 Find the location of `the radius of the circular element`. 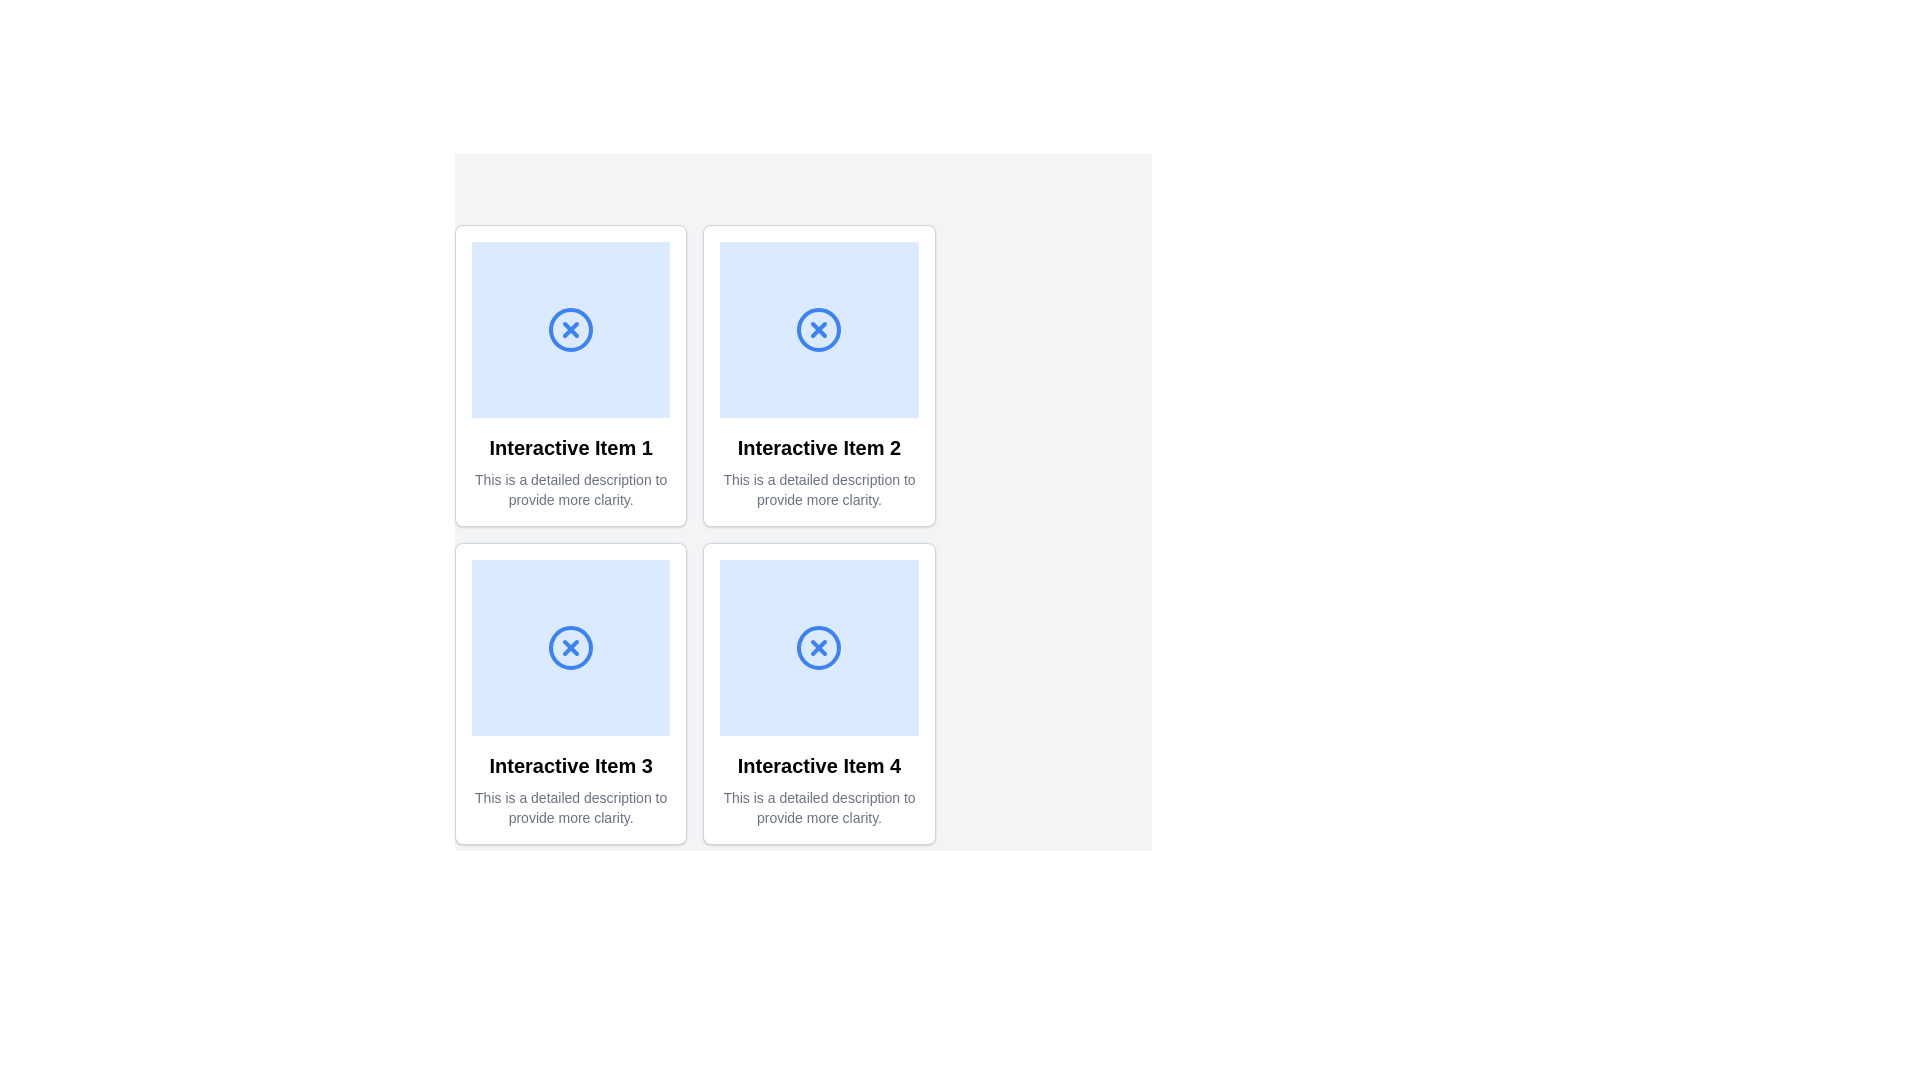

the radius of the circular element is located at coordinates (870, 329).